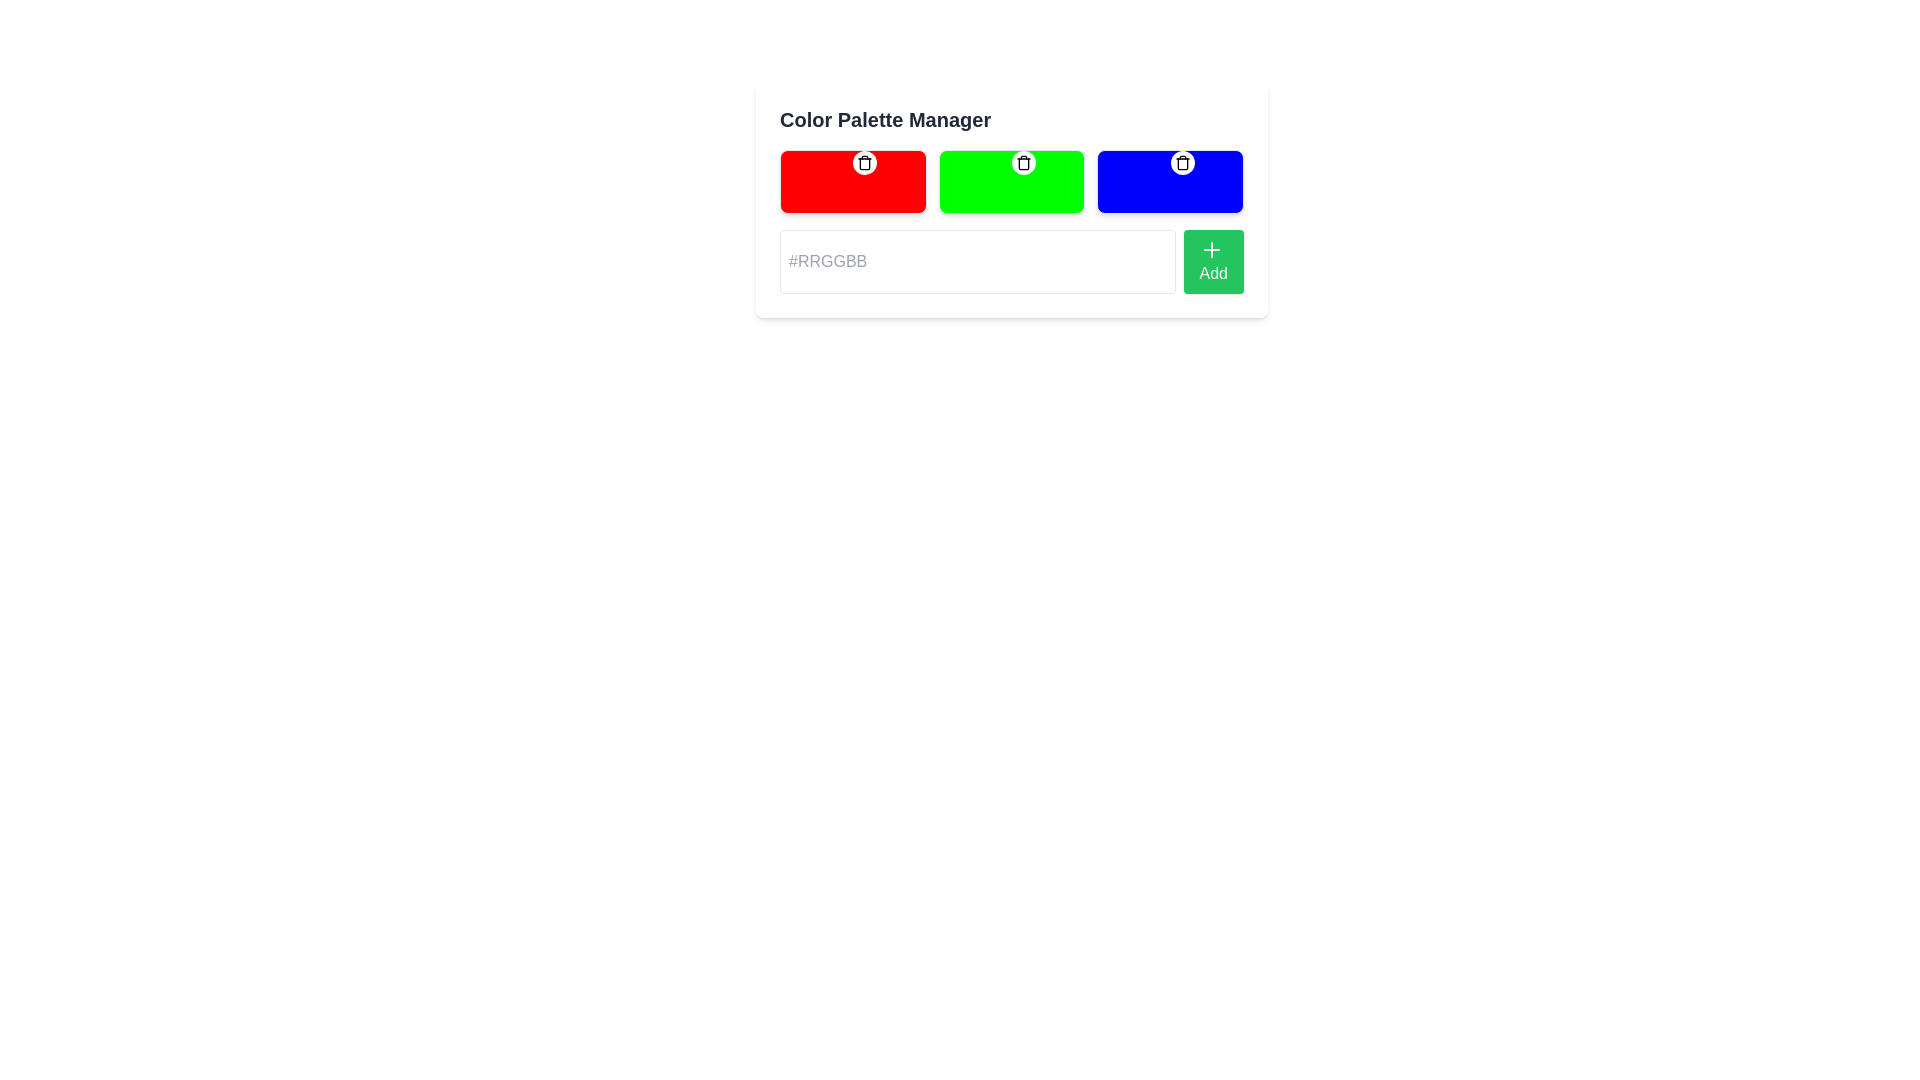 This screenshot has width=1920, height=1080. Describe the element at coordinates (1023, 161) in the screenshot. I see `the small circular delete button with a trash can icon located at the upper right corner of the green rectangular box` at that location.